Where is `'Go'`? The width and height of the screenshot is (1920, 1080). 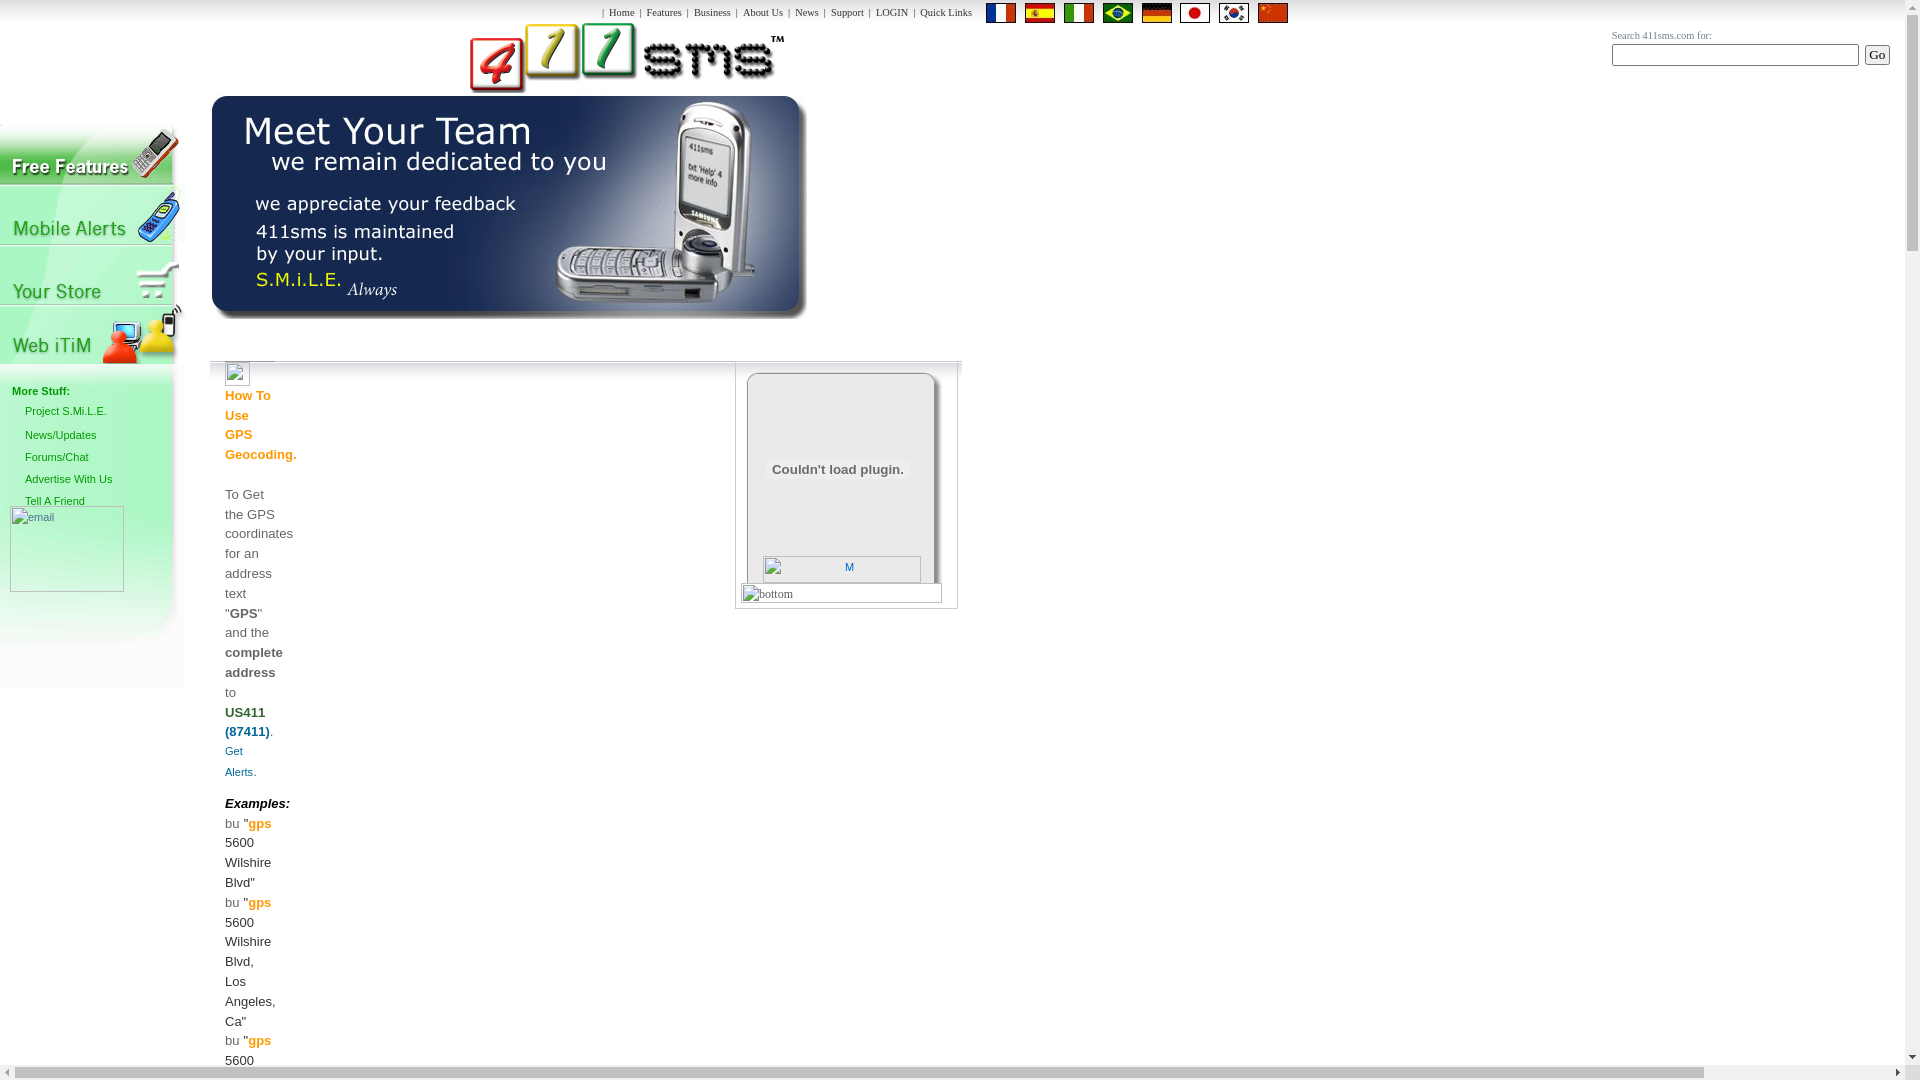 'Go' is located at coordinates (1864, 53).